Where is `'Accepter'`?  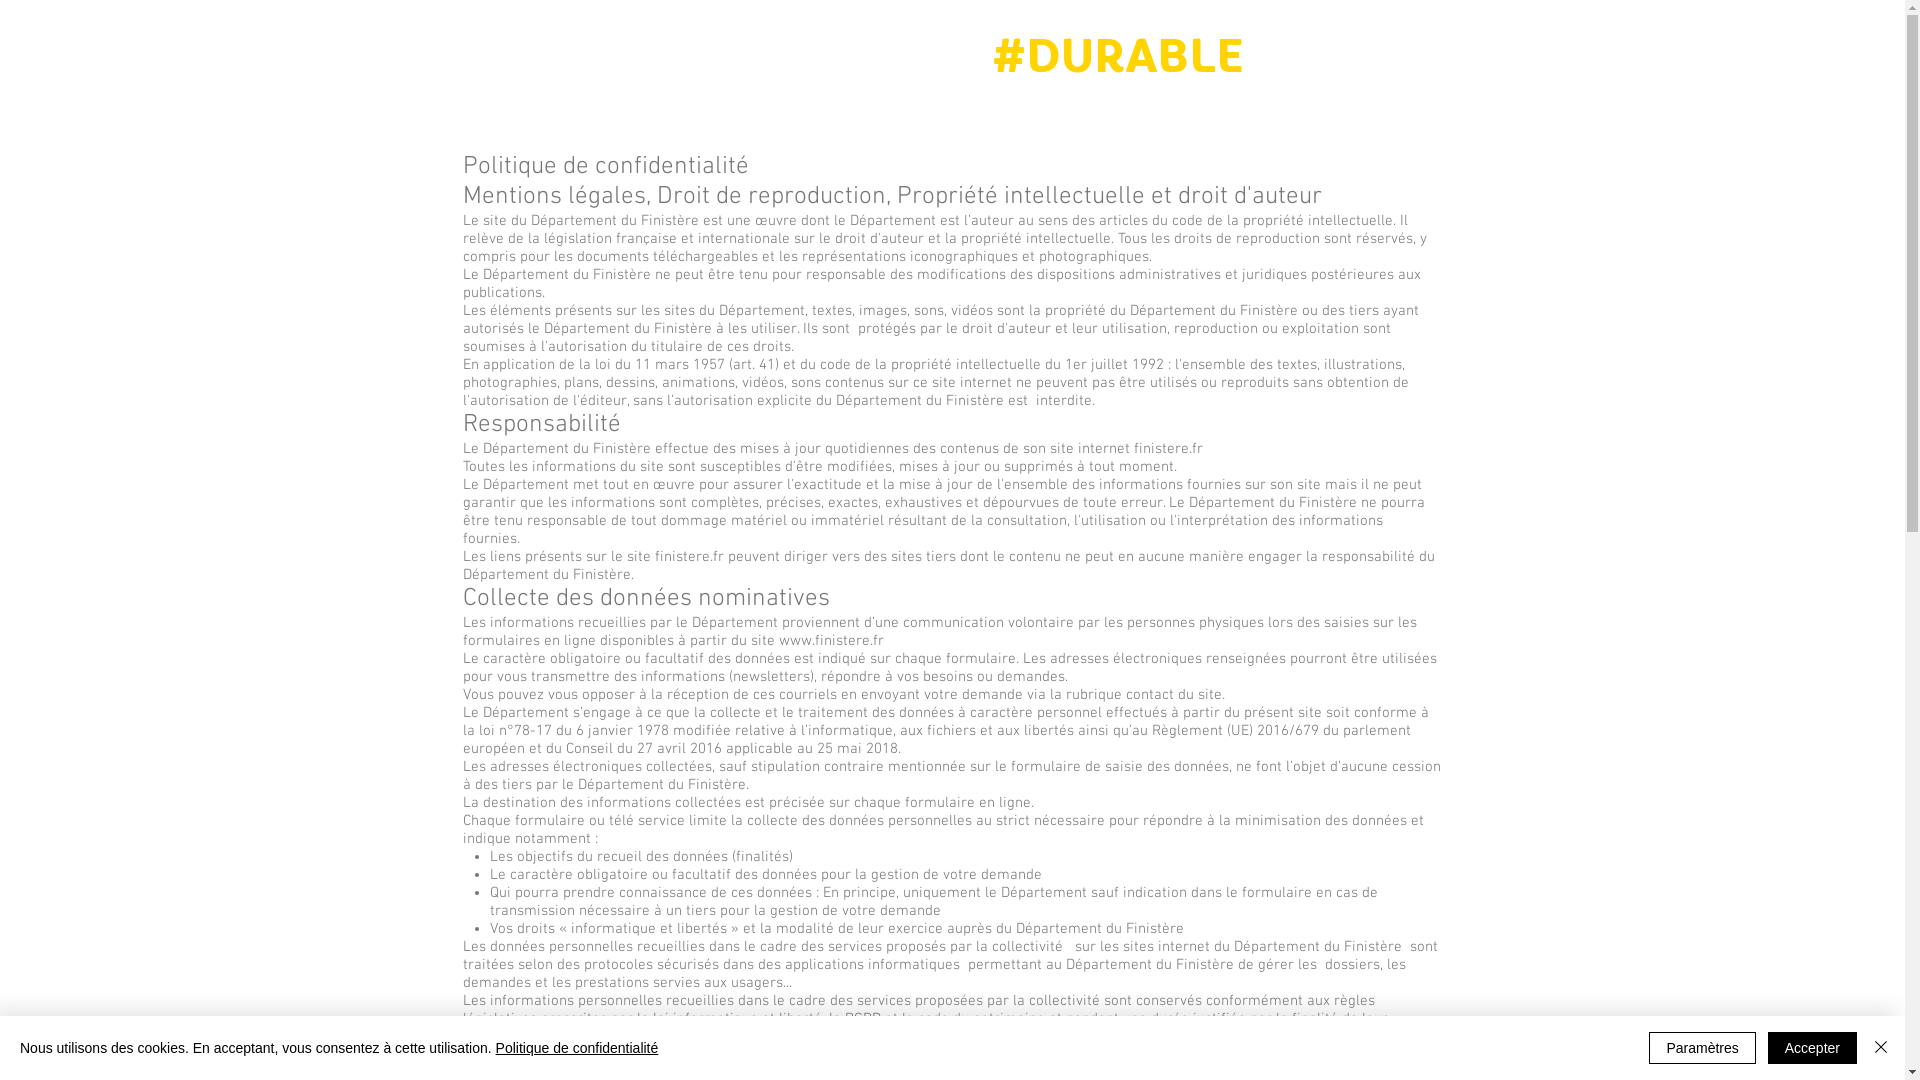
'Accepter' is located at coordinates (1812, 1047).